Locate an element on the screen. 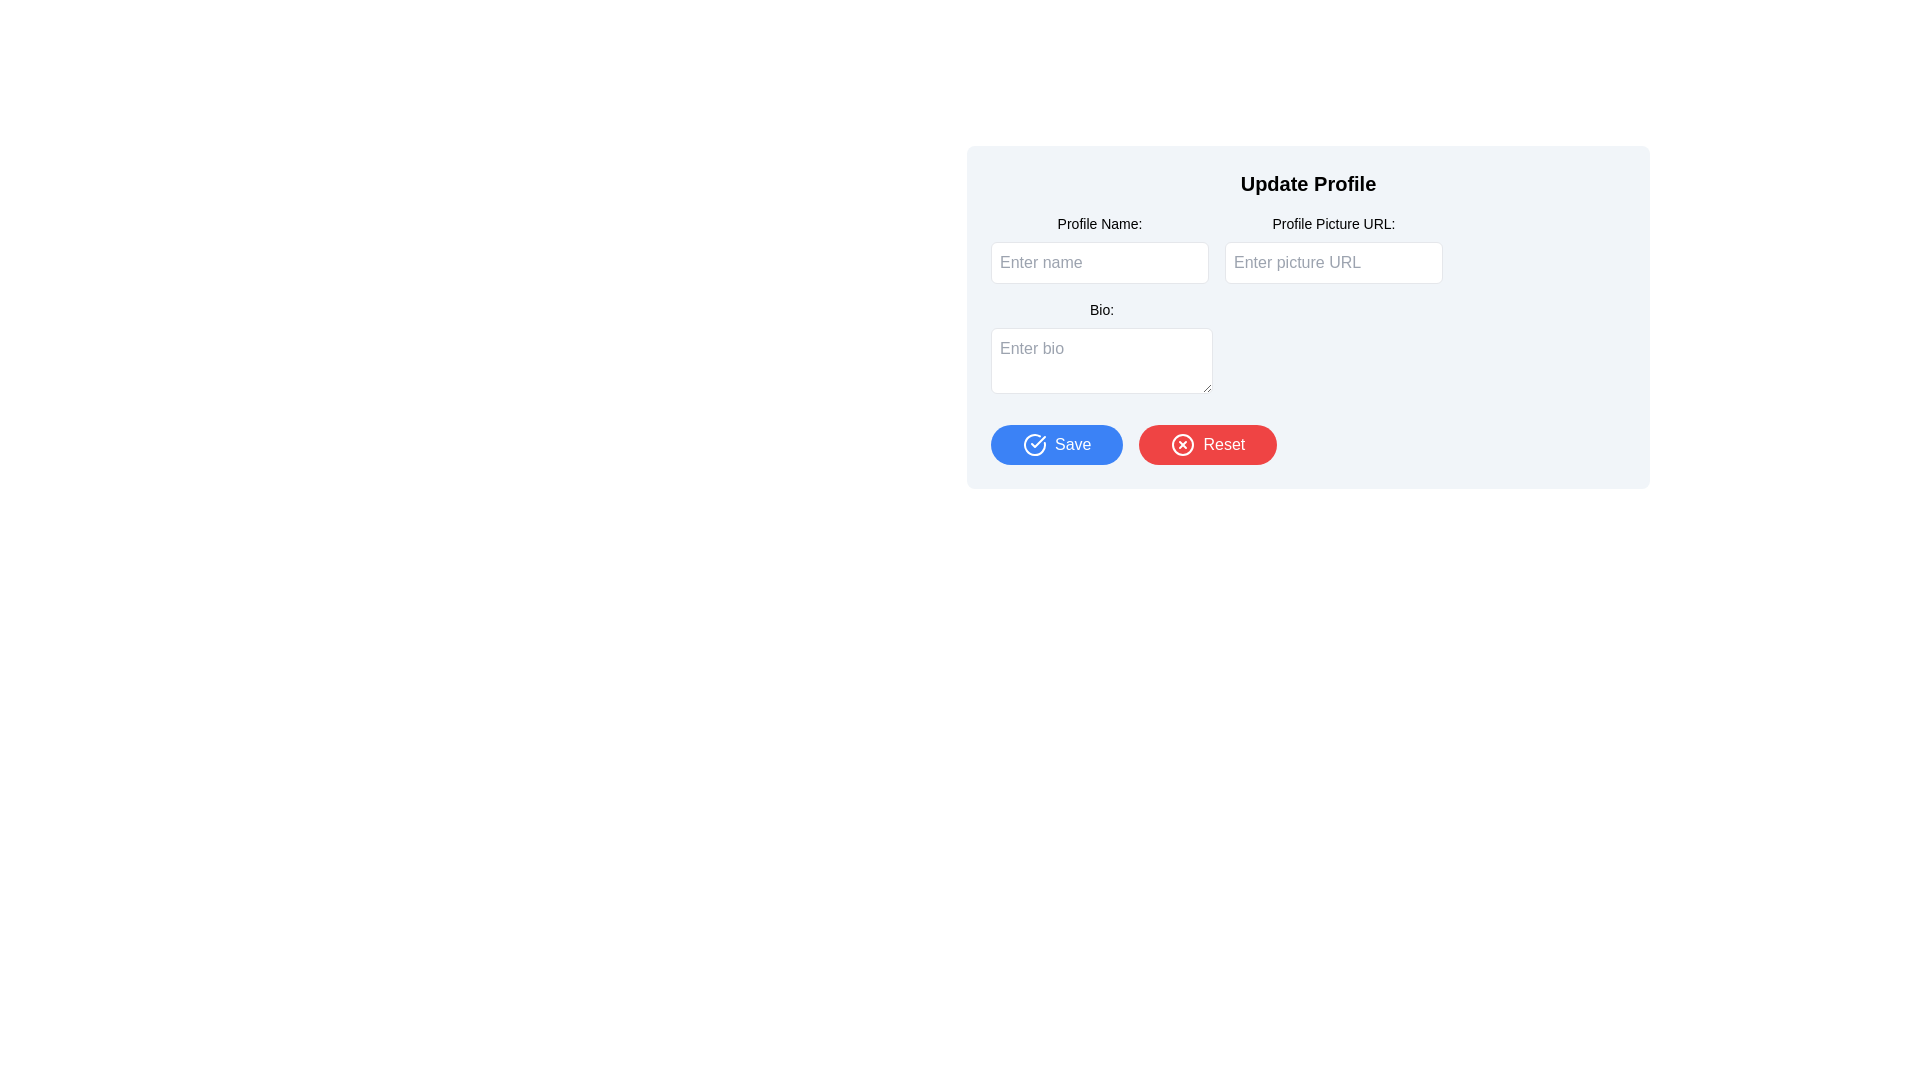  text 'Bio:' from the label located above the 'Enter bio' text area in the form section, which is formatted in a medium-sized sans-serif font is located at coordinates (1101, 309).